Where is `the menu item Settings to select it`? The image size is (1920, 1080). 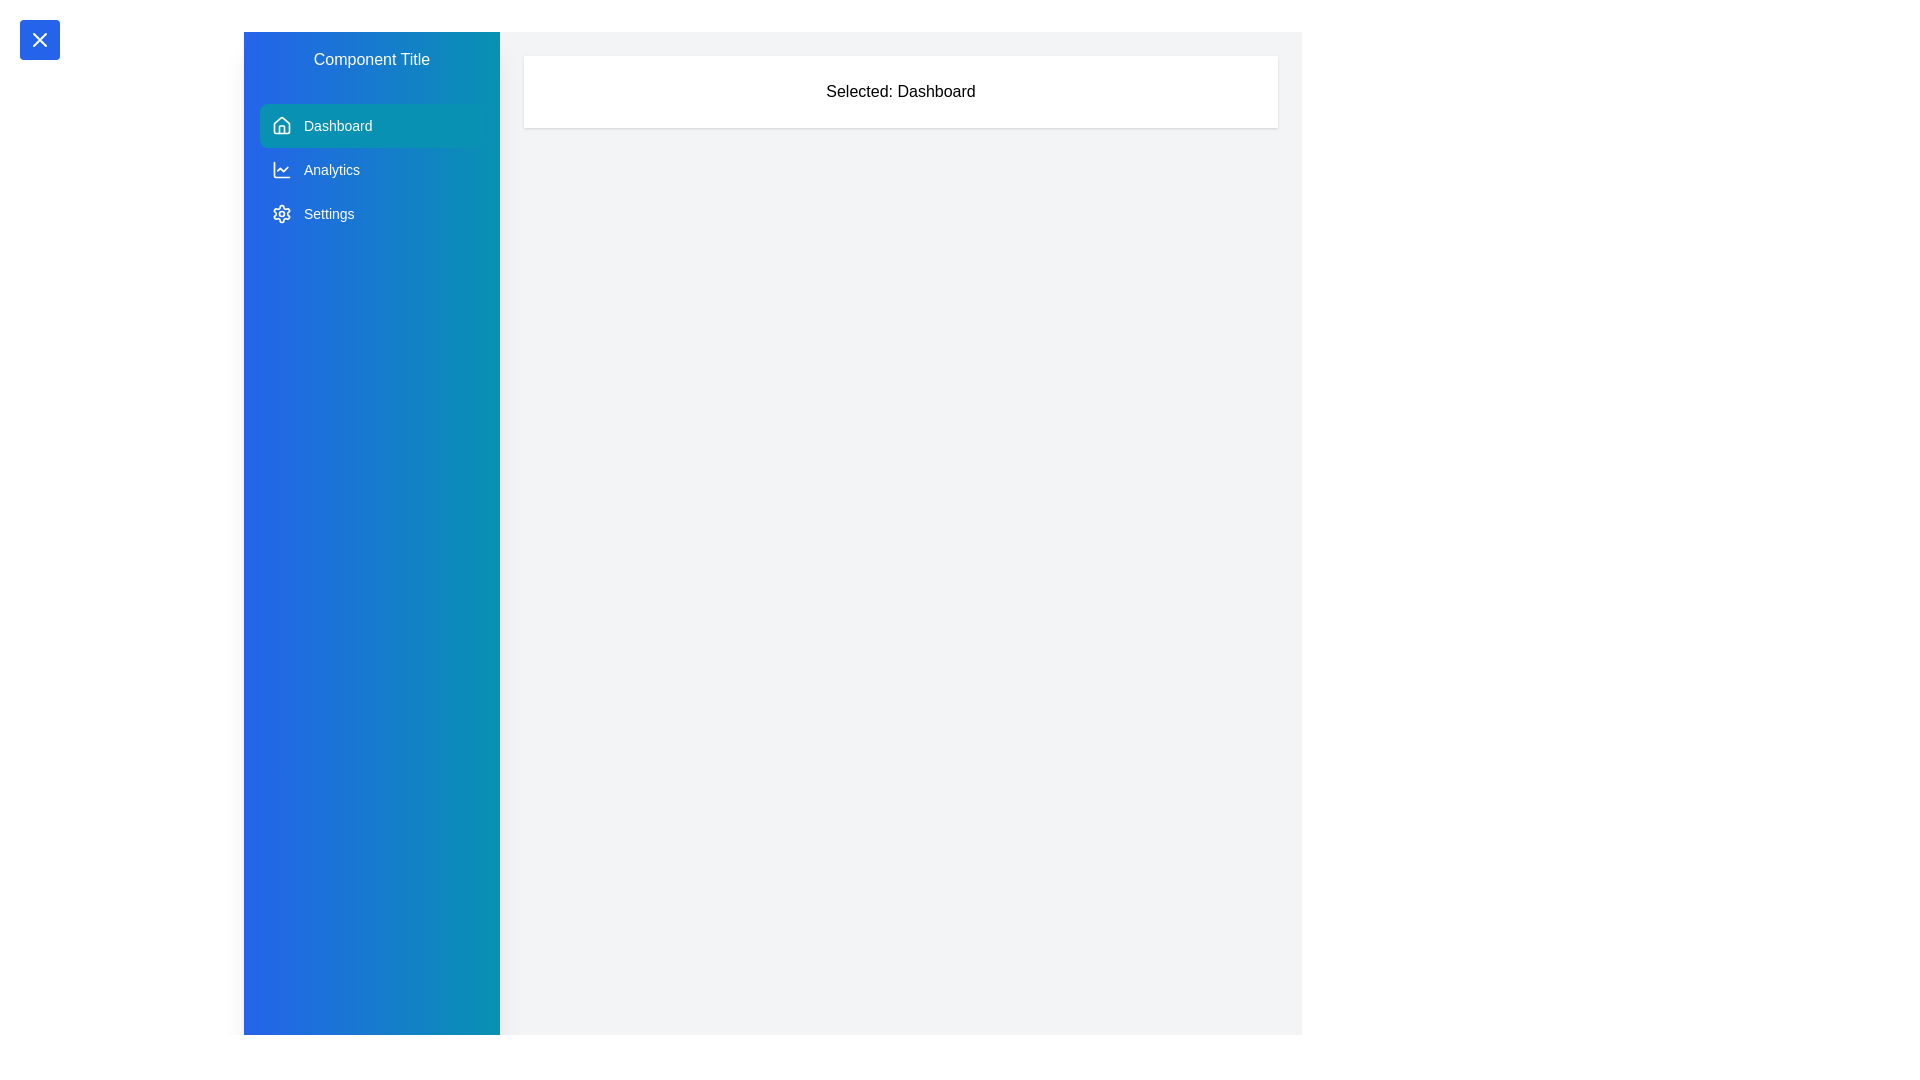
the menu item Settings to select it is located at coordinates (372, 213).